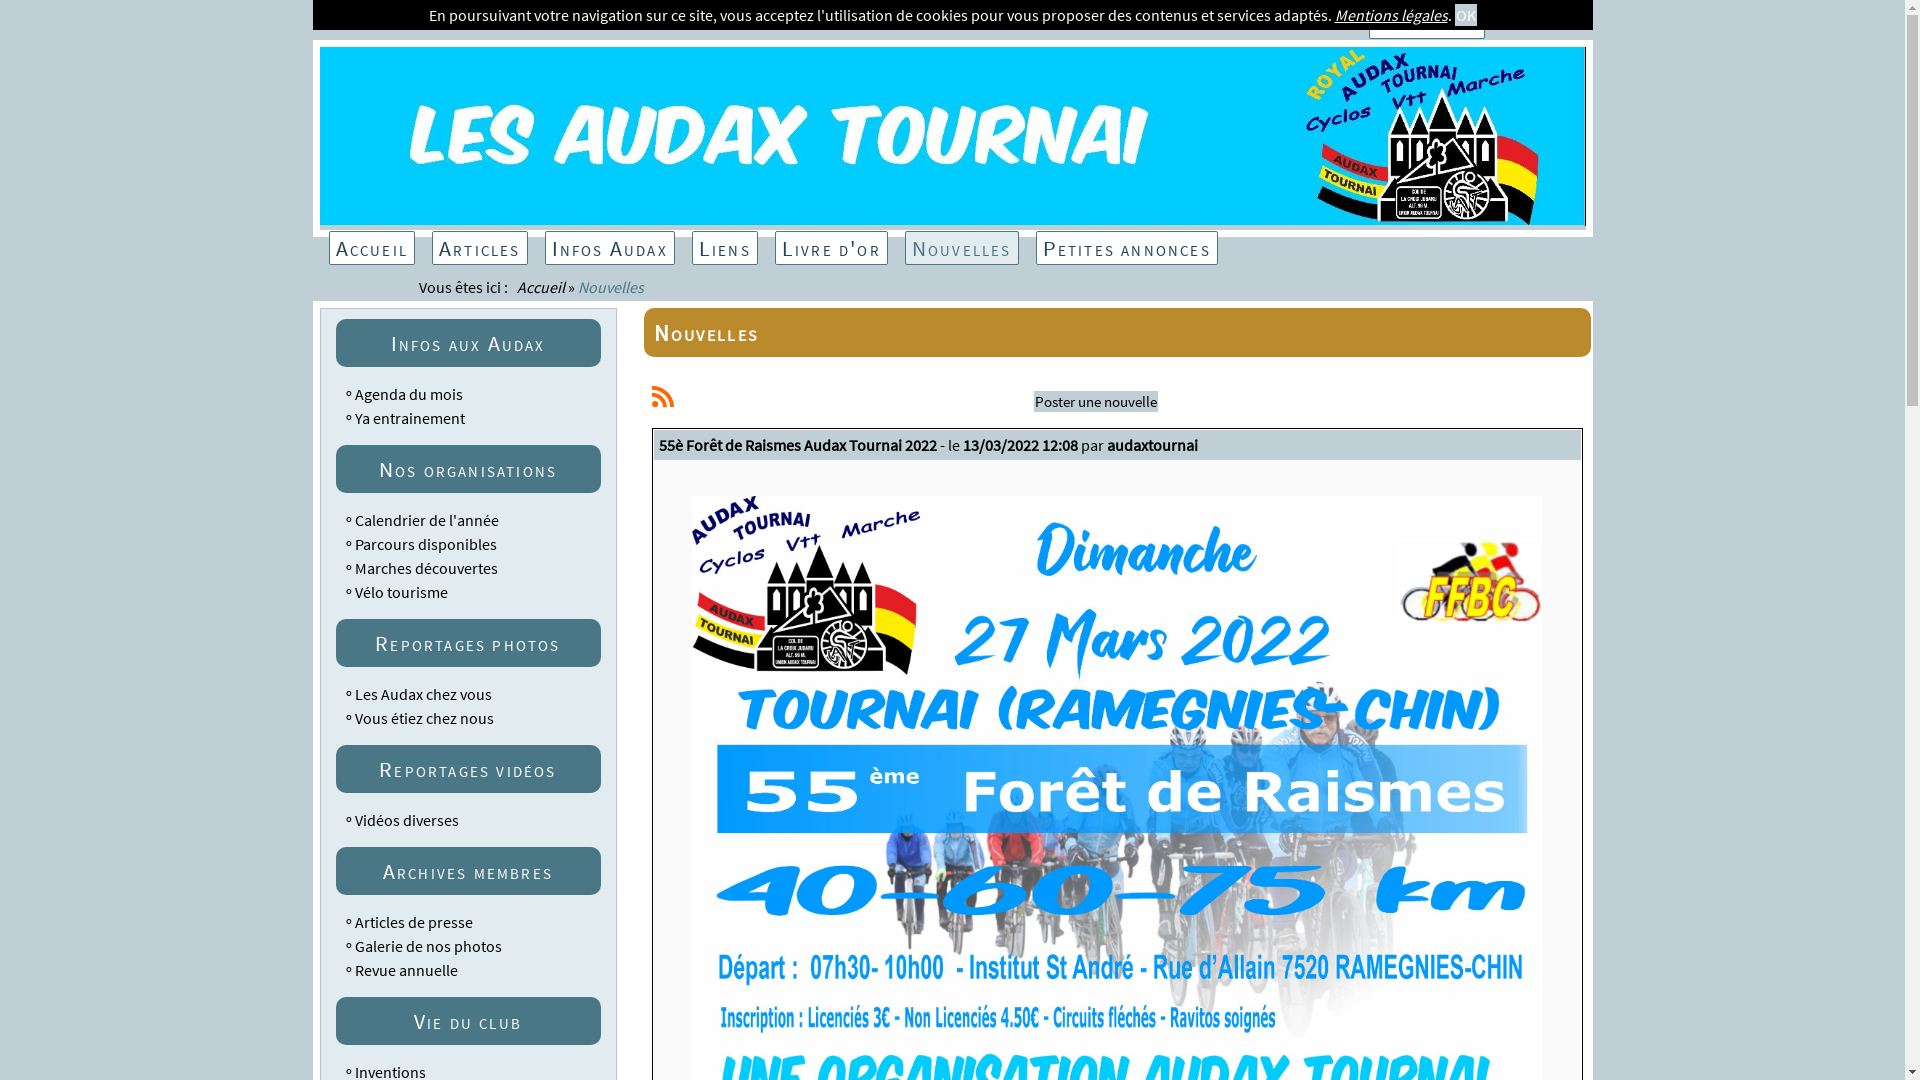 This screenshot has height=1080, width=1920. Describe the element at coordinates (407, 393) in the screenshot. I see `'Agenda du mois'` at that location.